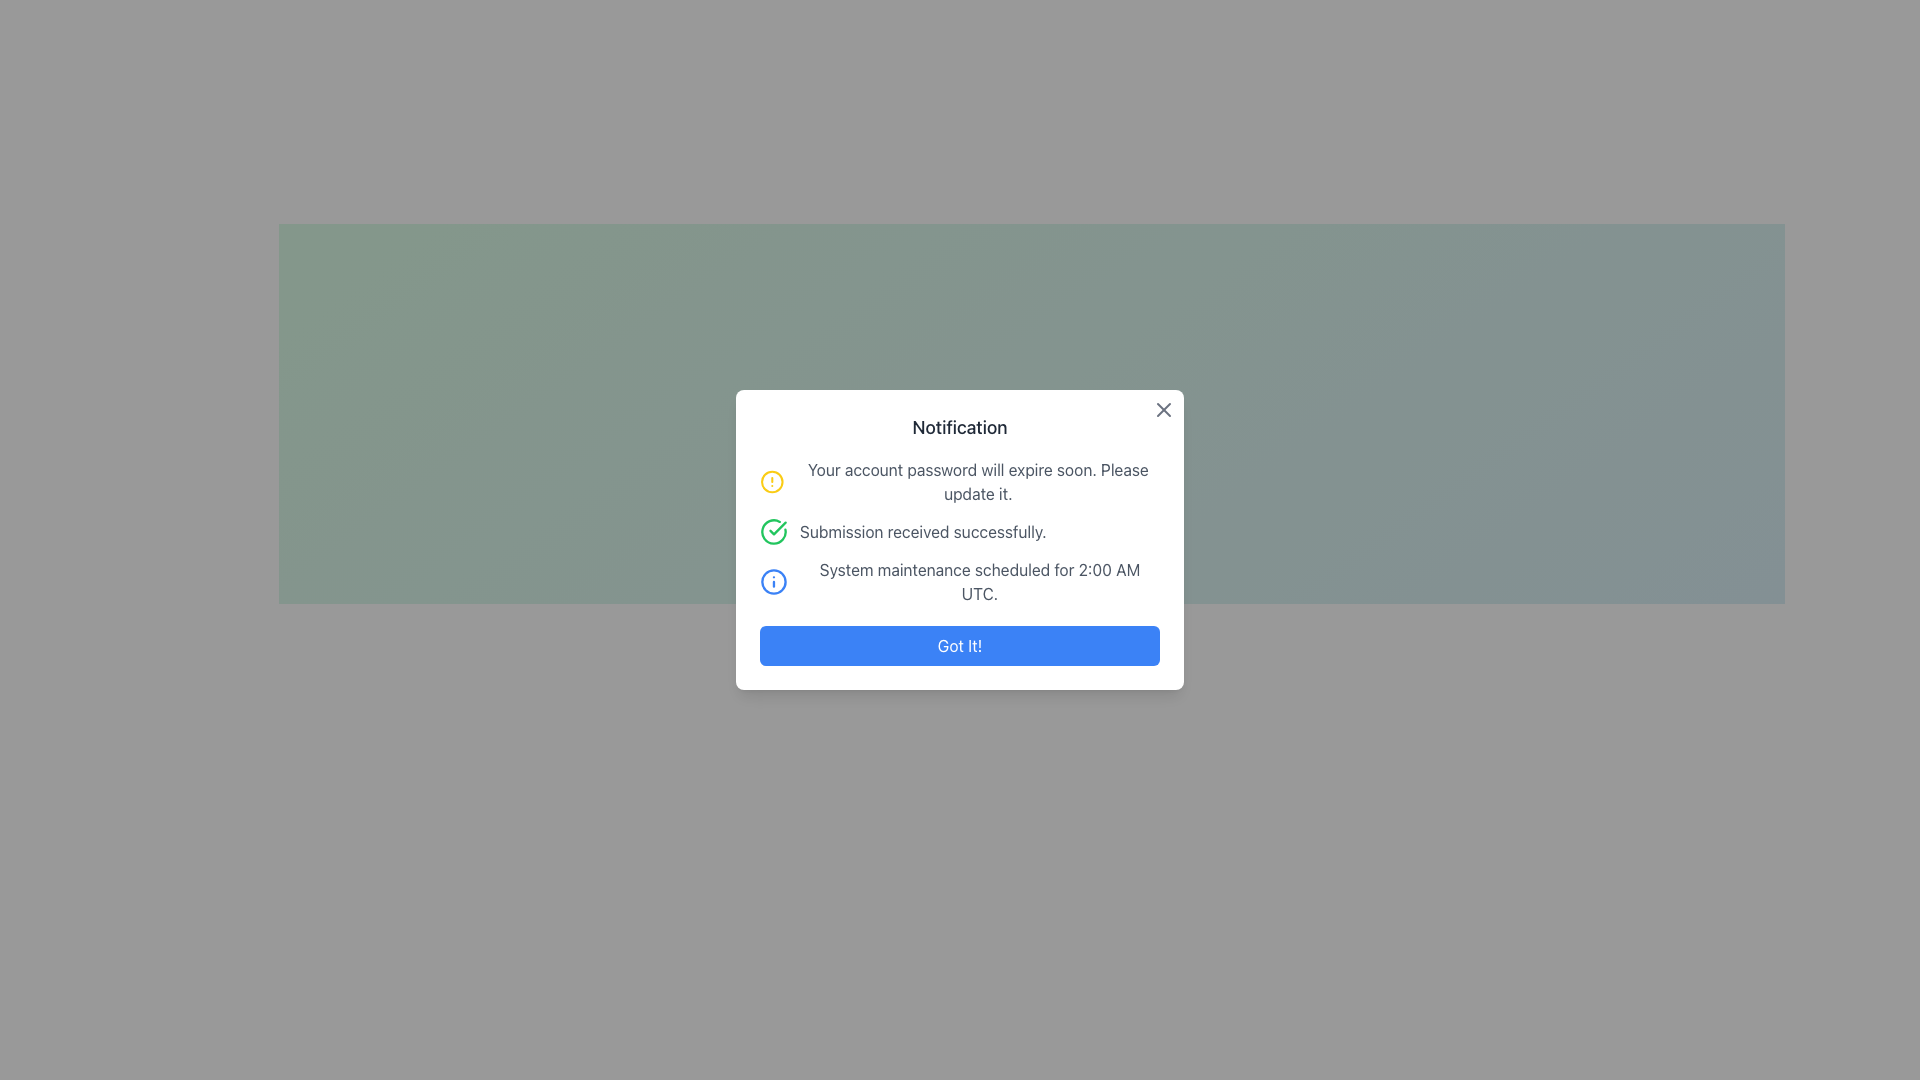  Describe the element at coordinates (1163, 408) in the screenshot. I see `the close icon styled as an 'X' located in the top right corner of the white modal window to change its color` at that location.